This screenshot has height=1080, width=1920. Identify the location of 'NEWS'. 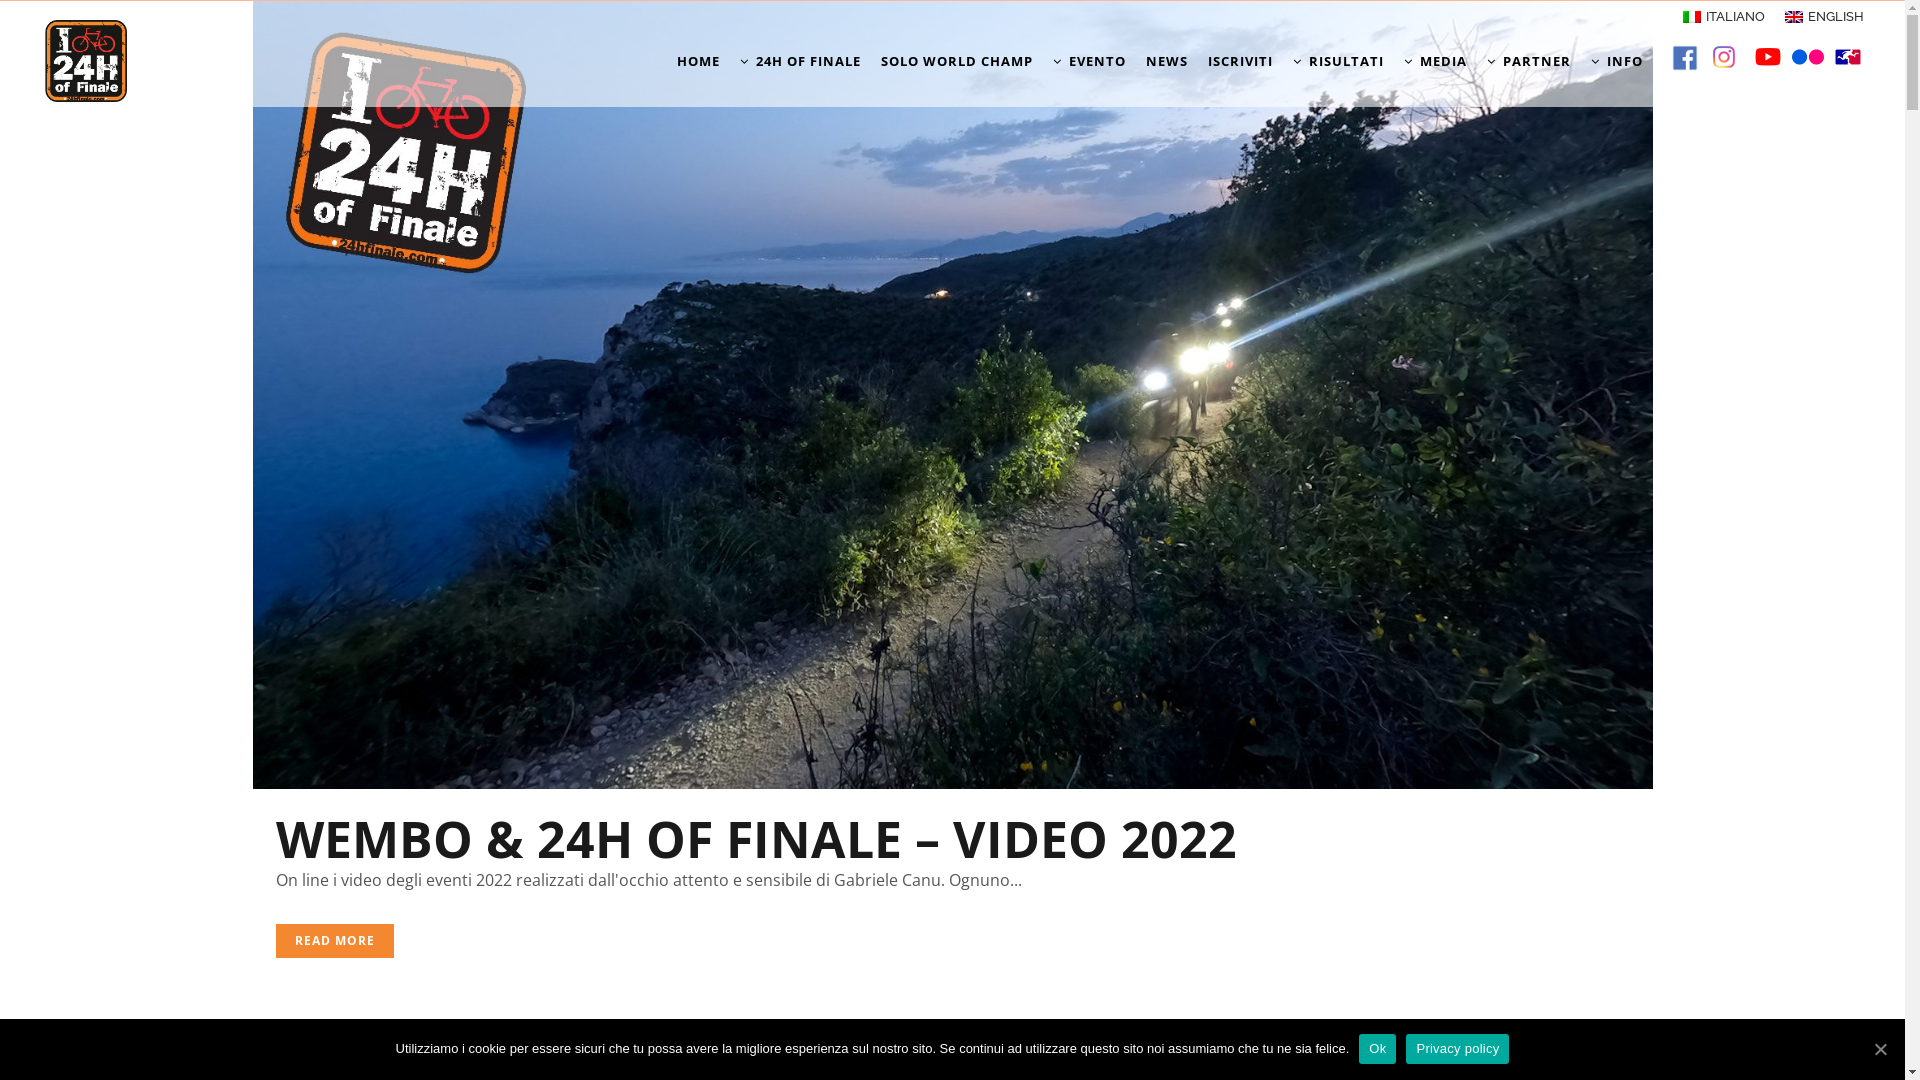
(1166, 60).